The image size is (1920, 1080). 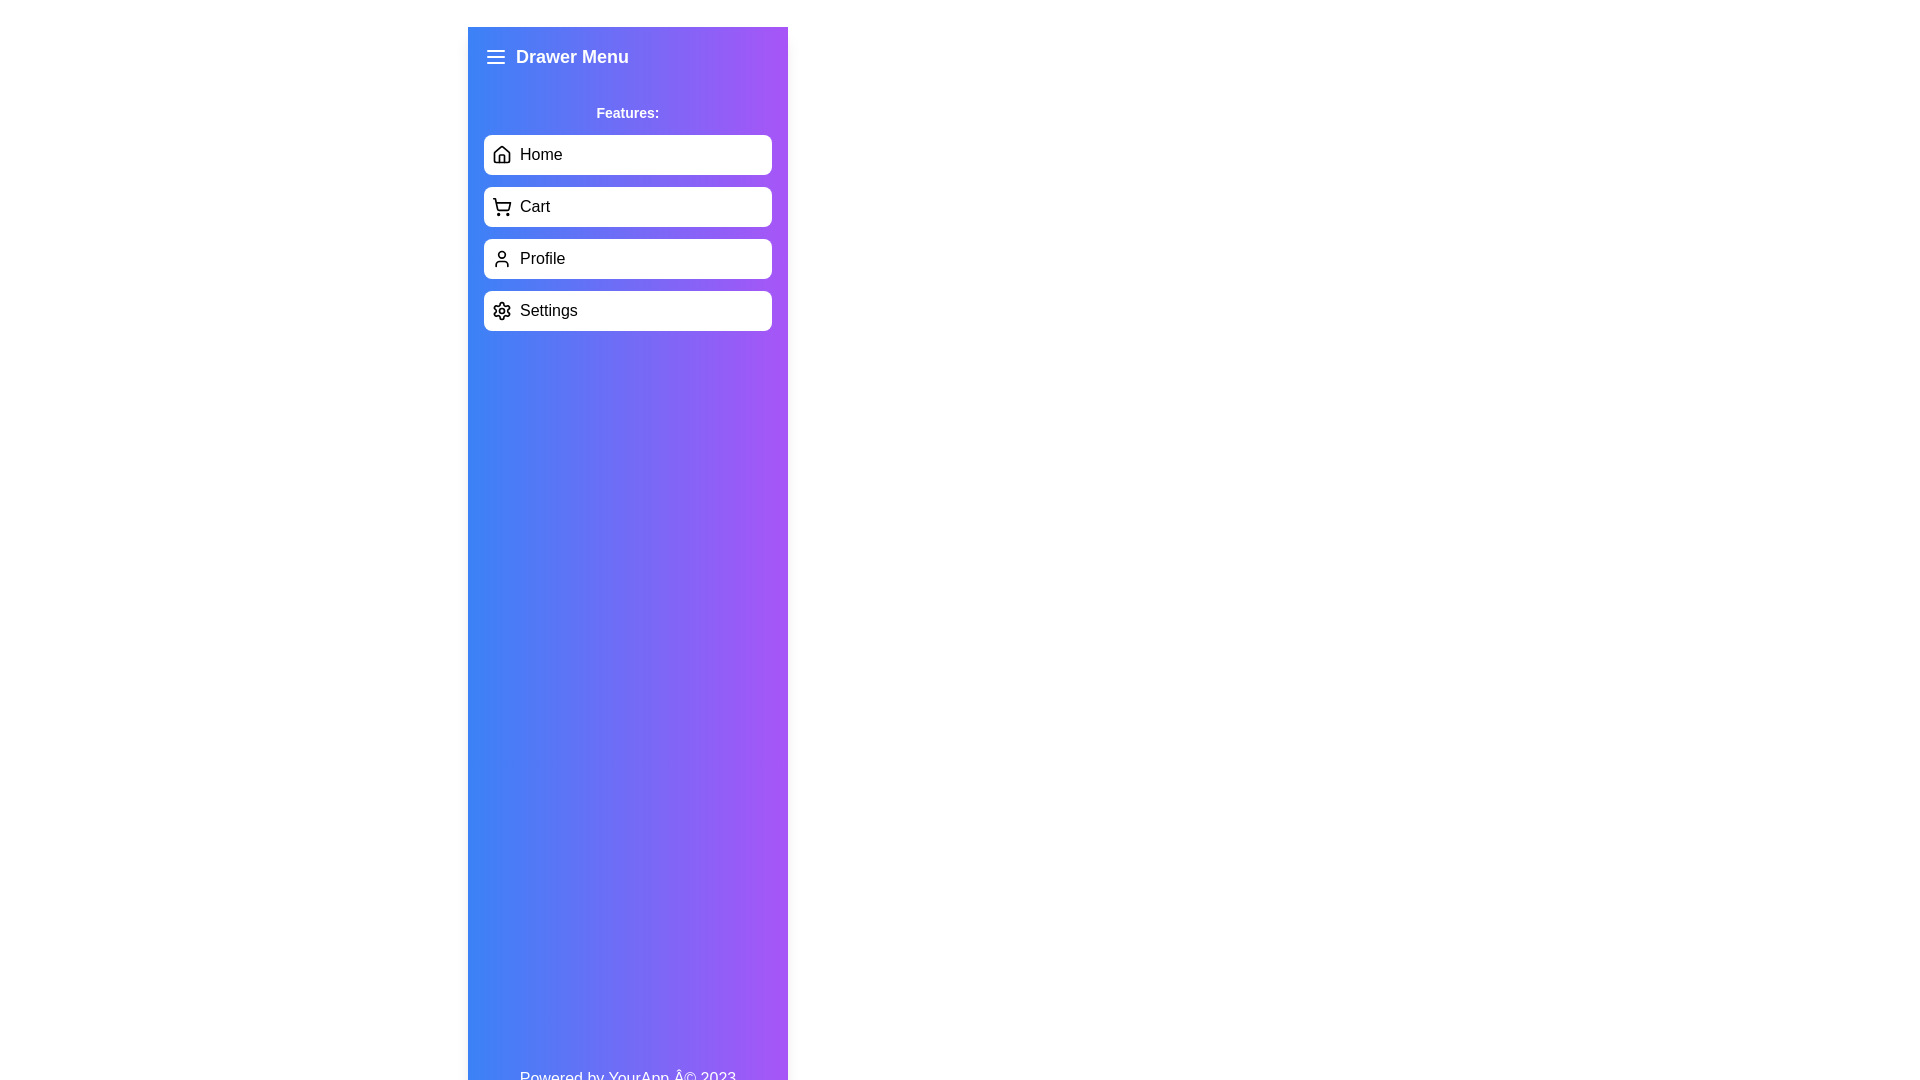 I want to click on the 'Settings' icon located at the left of the 'Settings' menu item to enhance user recognition and navigability, so click(x=502, y=311).